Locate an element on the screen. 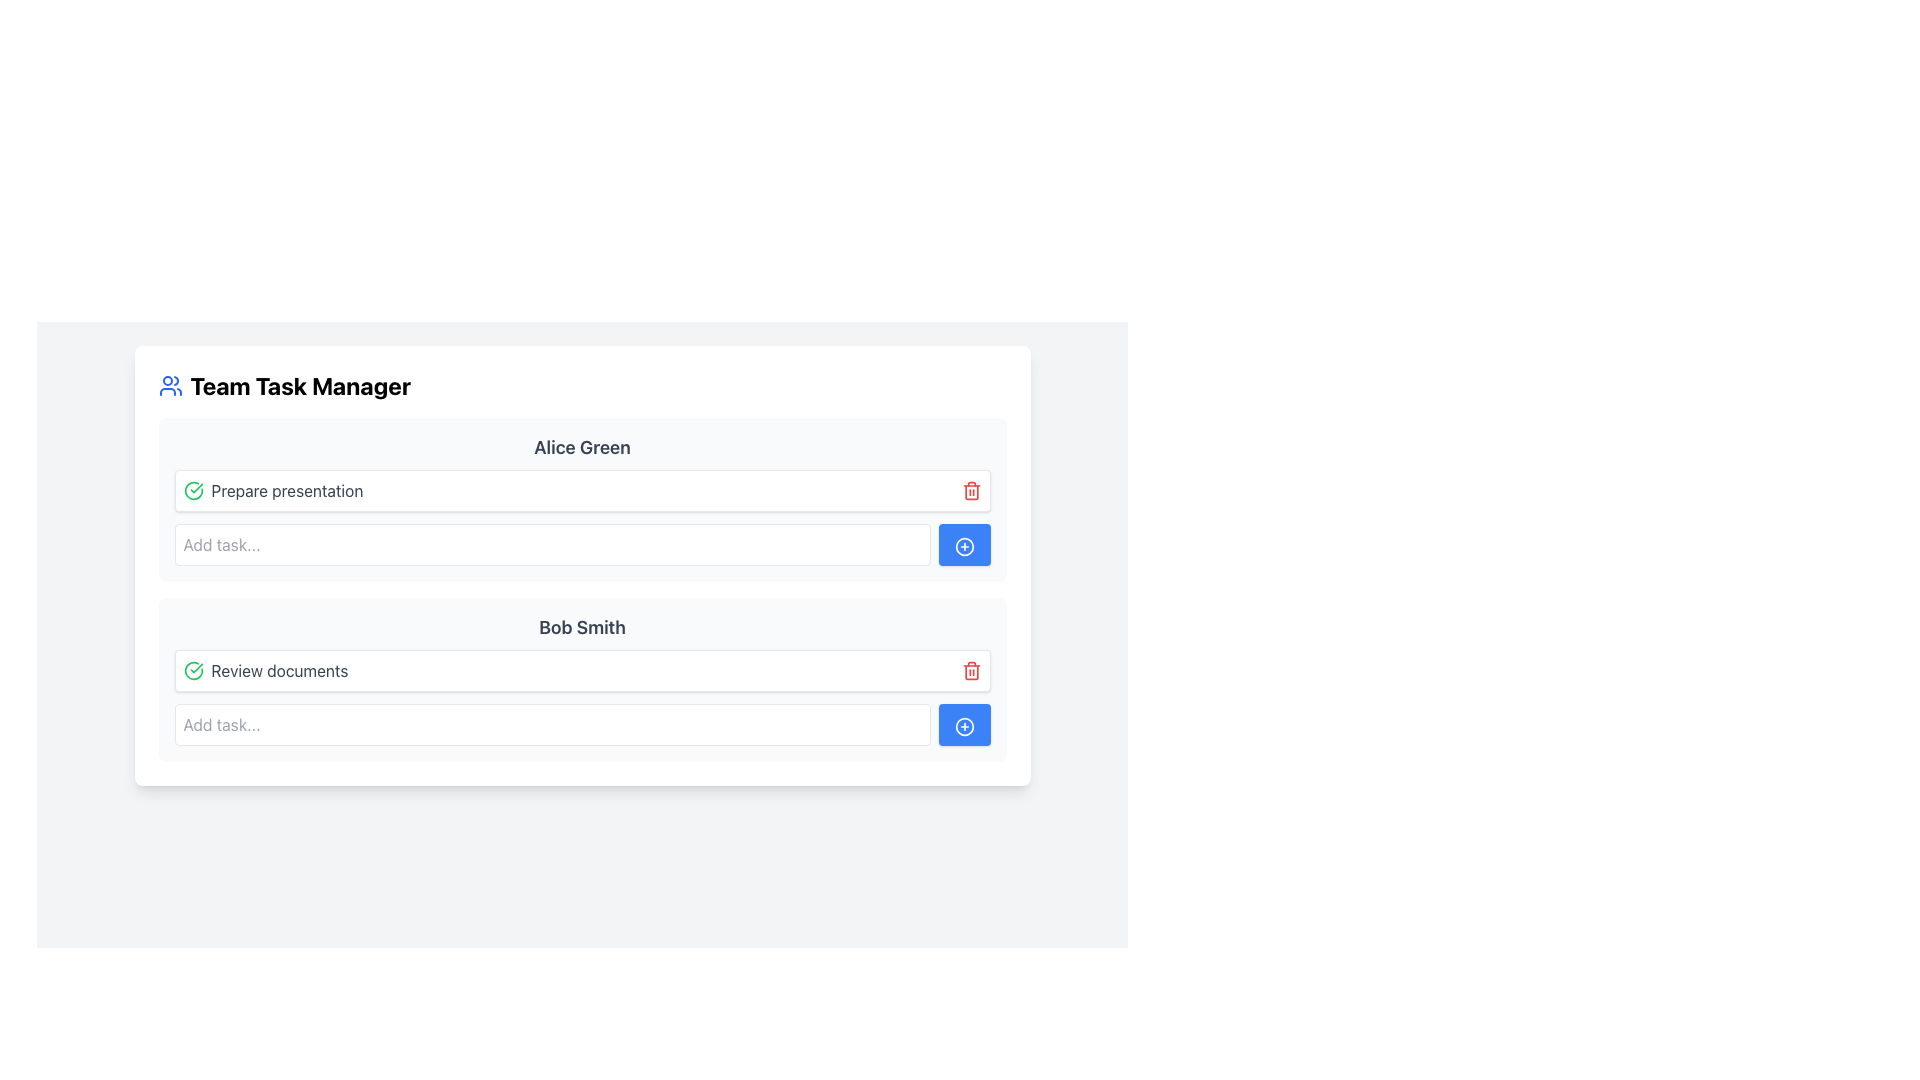 Image resolution: width=1920 pixels, height=1080 pixels. the red trash bin icon for deletion functionality, which is located to the far right of the 'Prepare presentation' row is located at coordinates (971, 490).